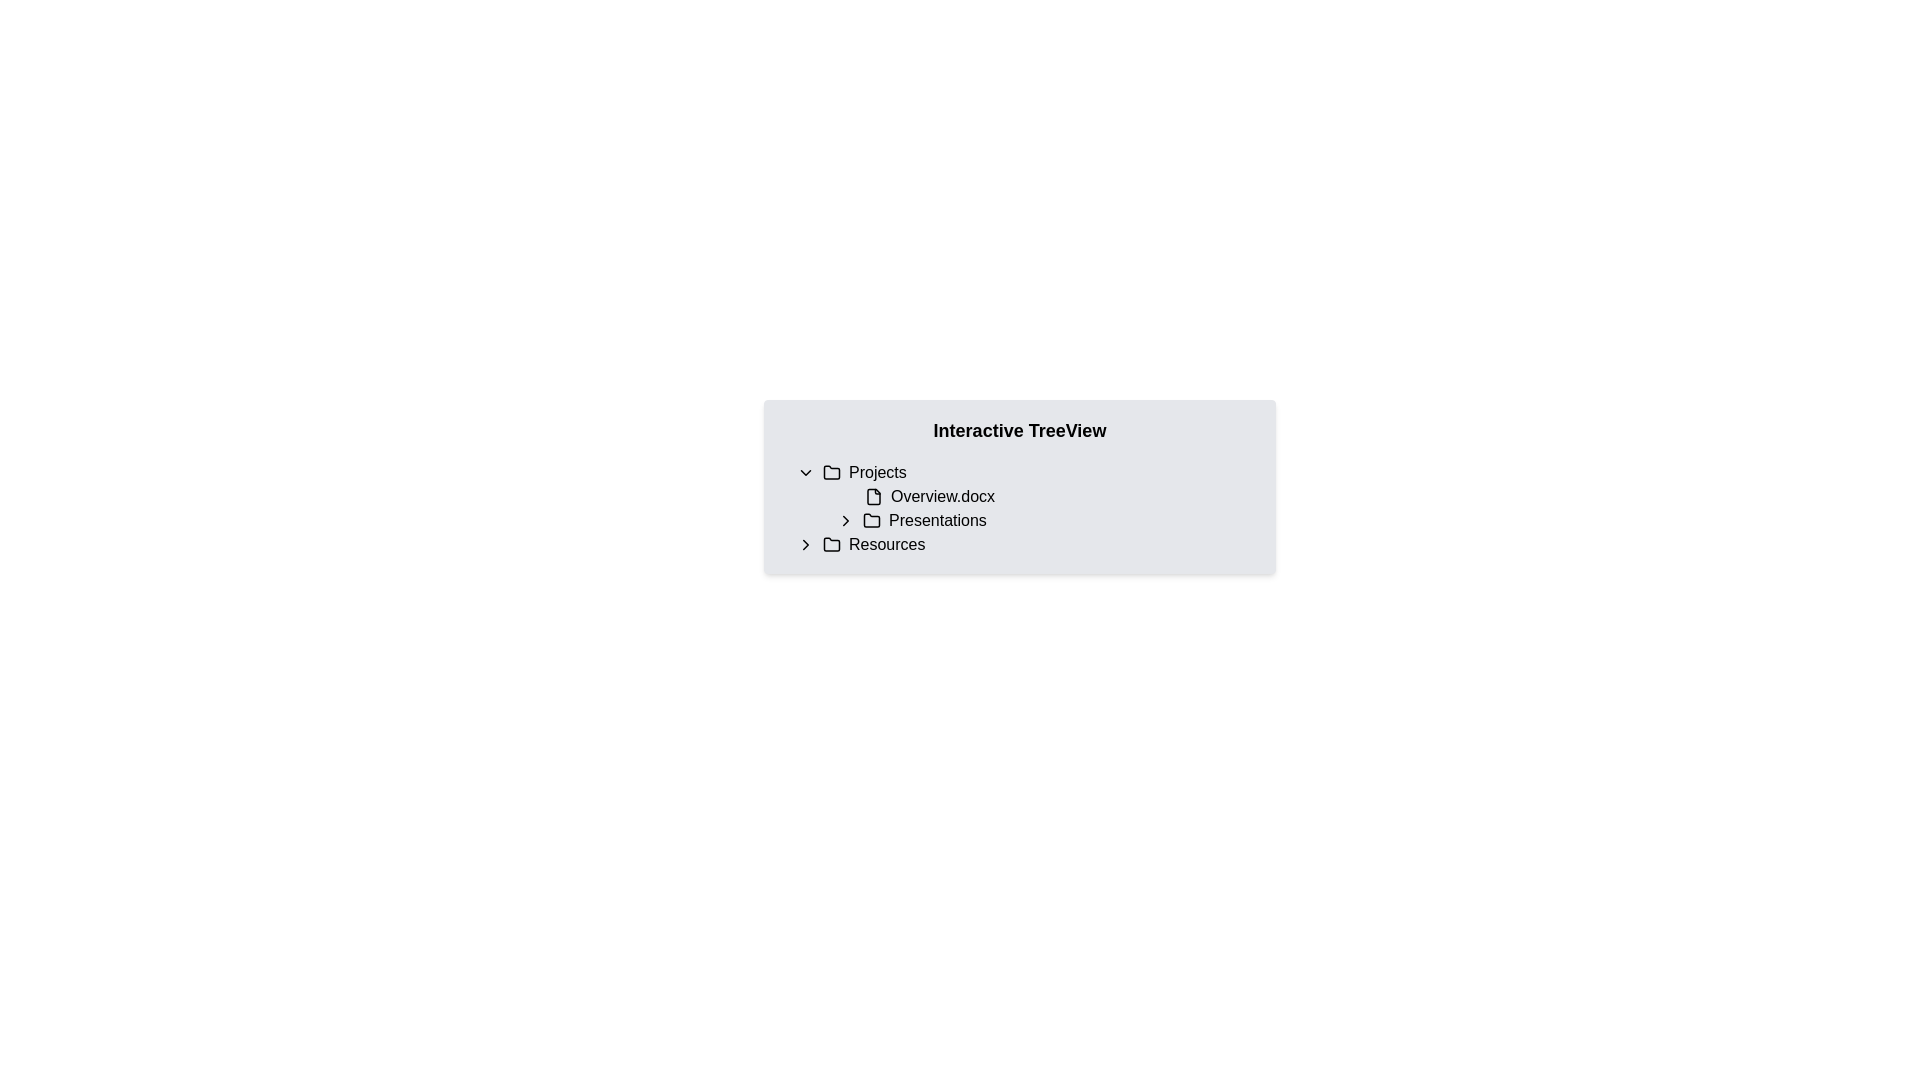 This screenshot has height=1080, width=1920. Describe the element at coordinates (1019, 544) in the screenshot. I see `the 'Resources' folder in the tree view` at that location.